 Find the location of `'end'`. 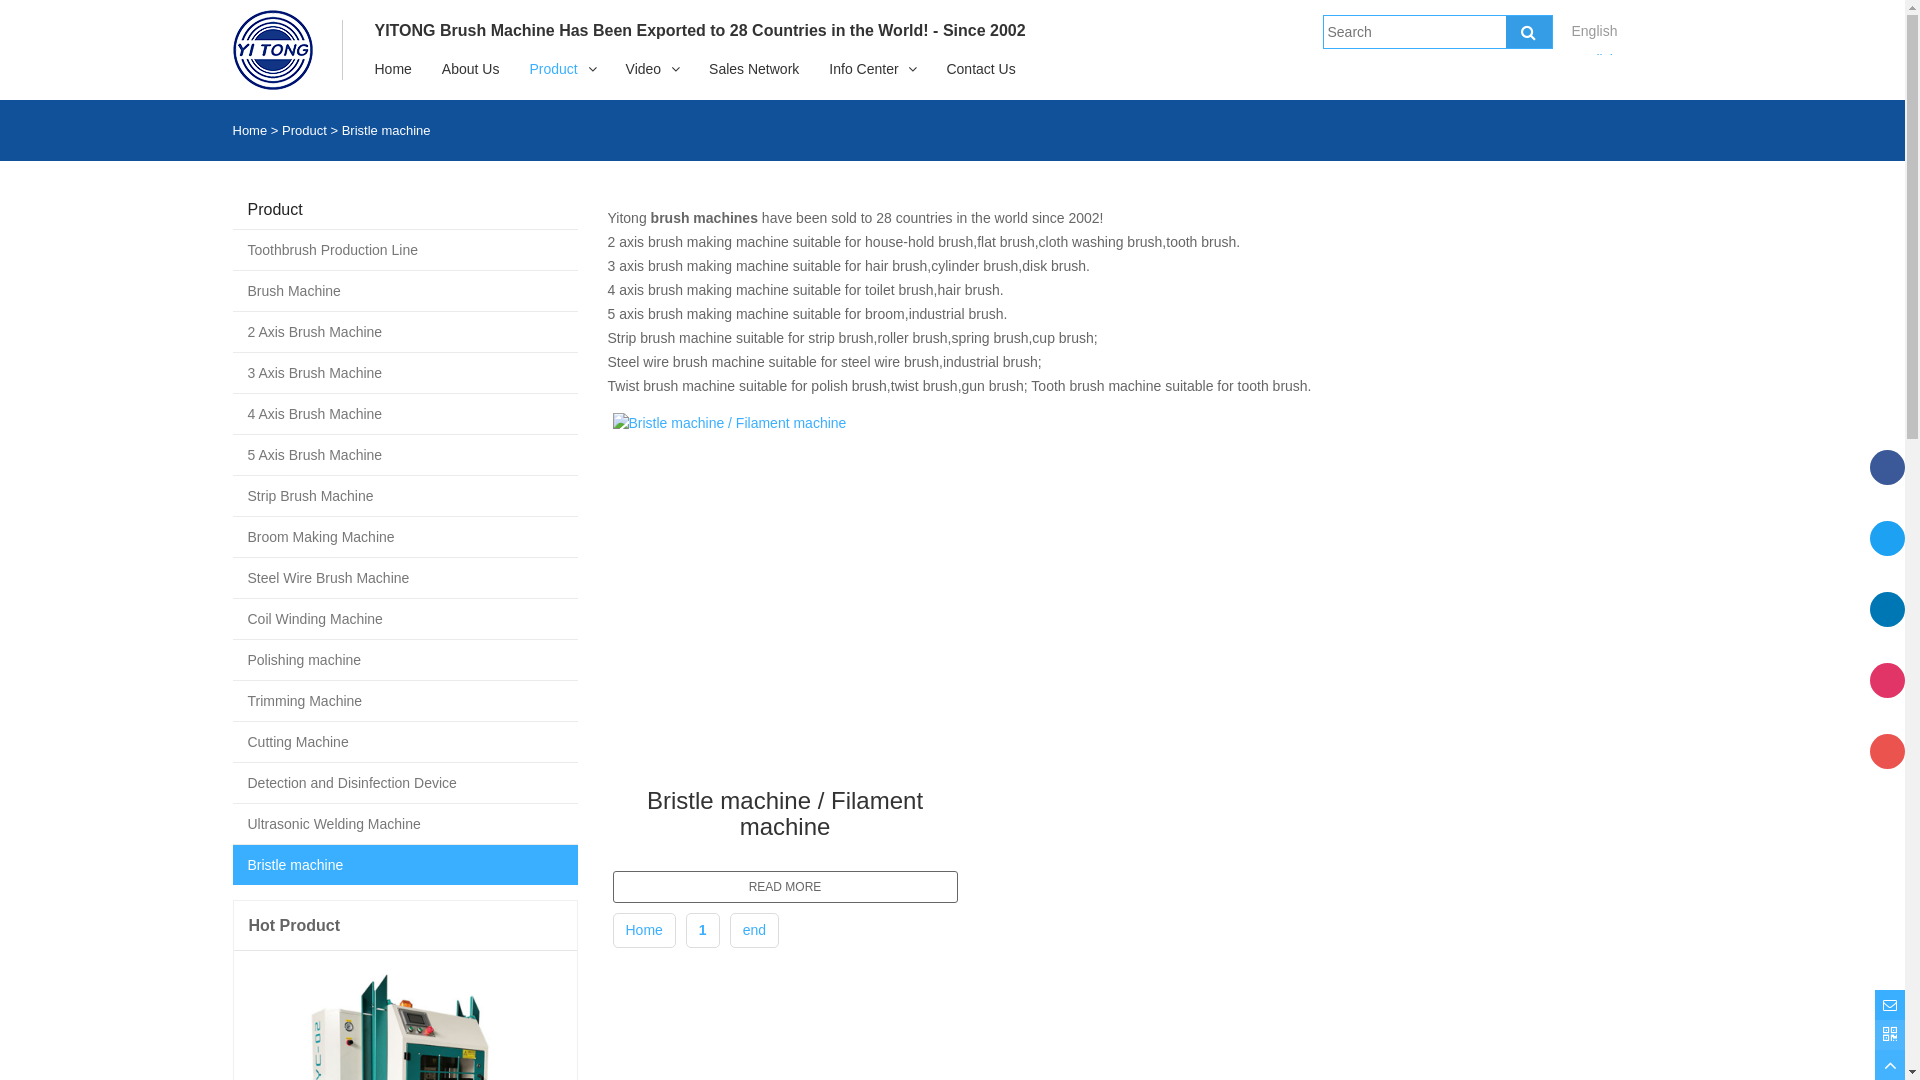

'end' is located at coordinates (742, 929).